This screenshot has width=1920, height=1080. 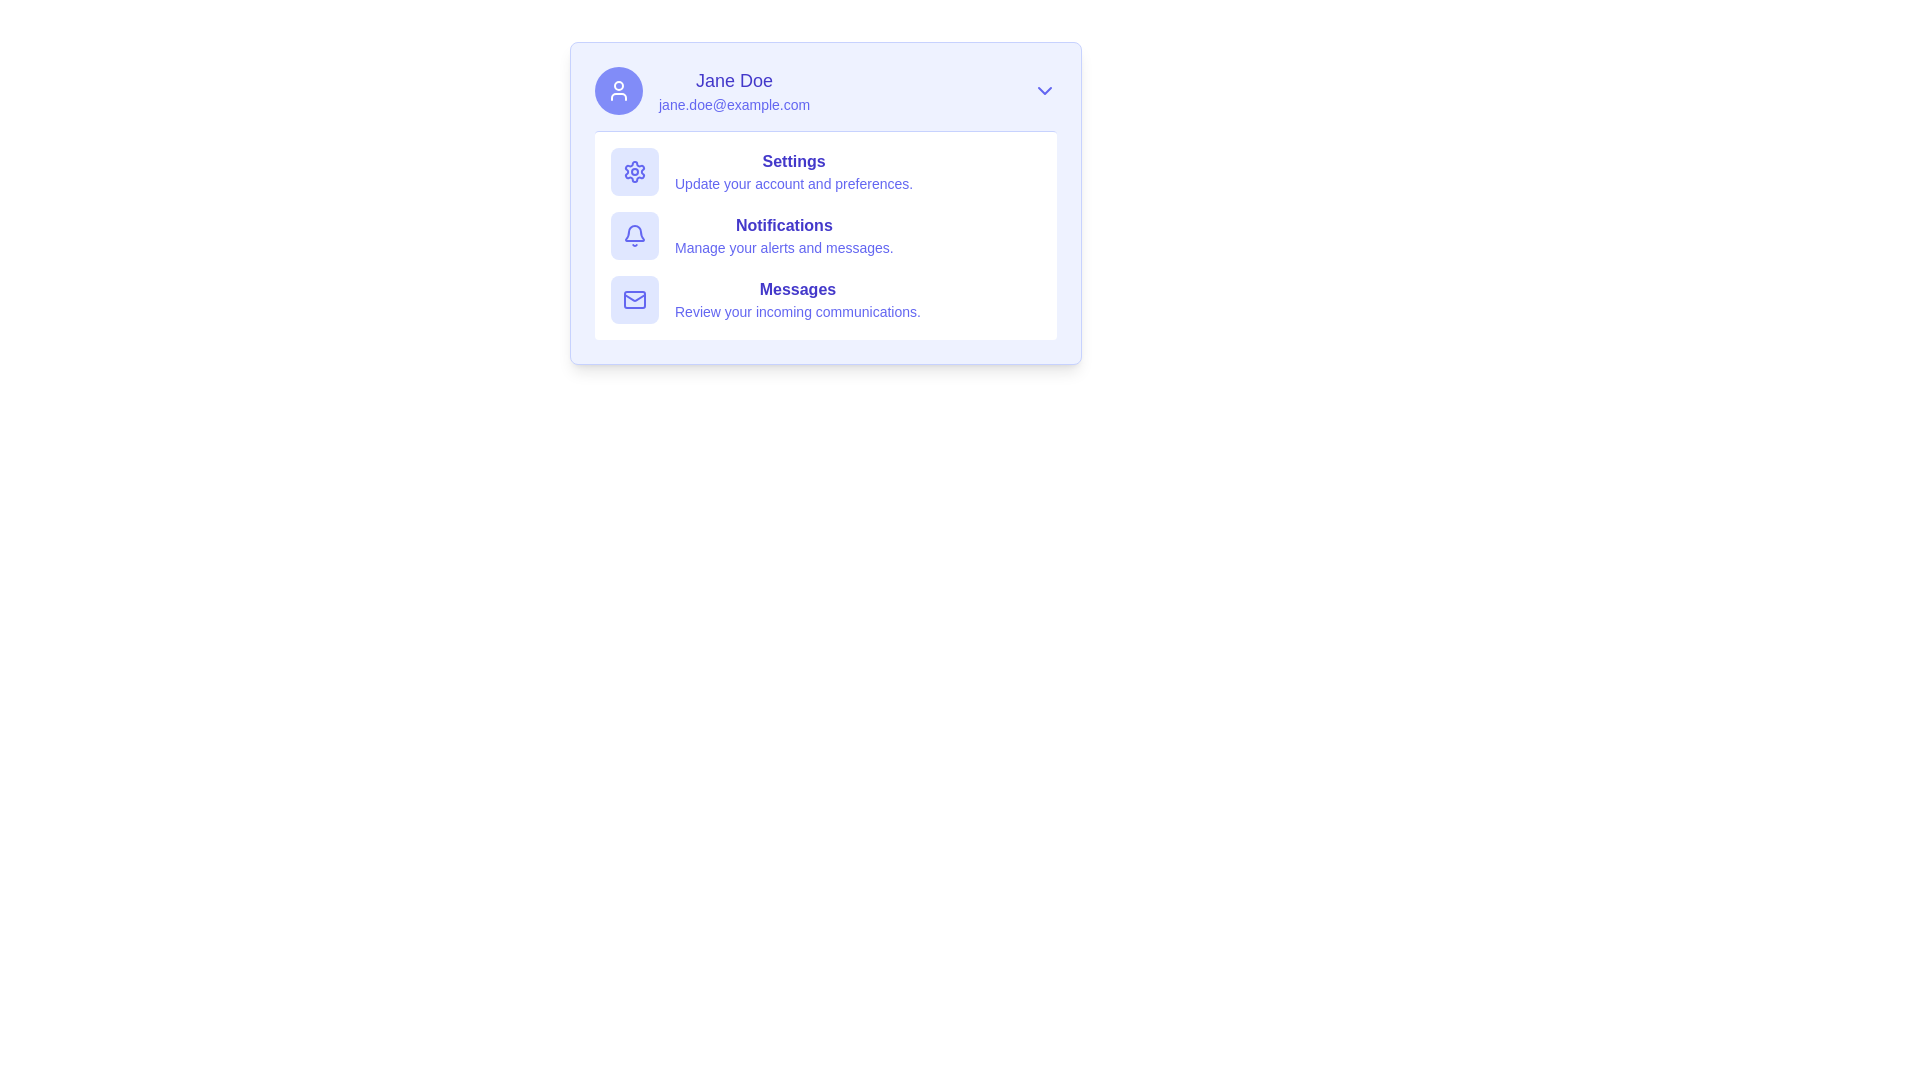 I want to click on the text label displaying 'Jane Doe' in a large bold indigo font, located at the top of the user profile card, so click(x=733, y=80).